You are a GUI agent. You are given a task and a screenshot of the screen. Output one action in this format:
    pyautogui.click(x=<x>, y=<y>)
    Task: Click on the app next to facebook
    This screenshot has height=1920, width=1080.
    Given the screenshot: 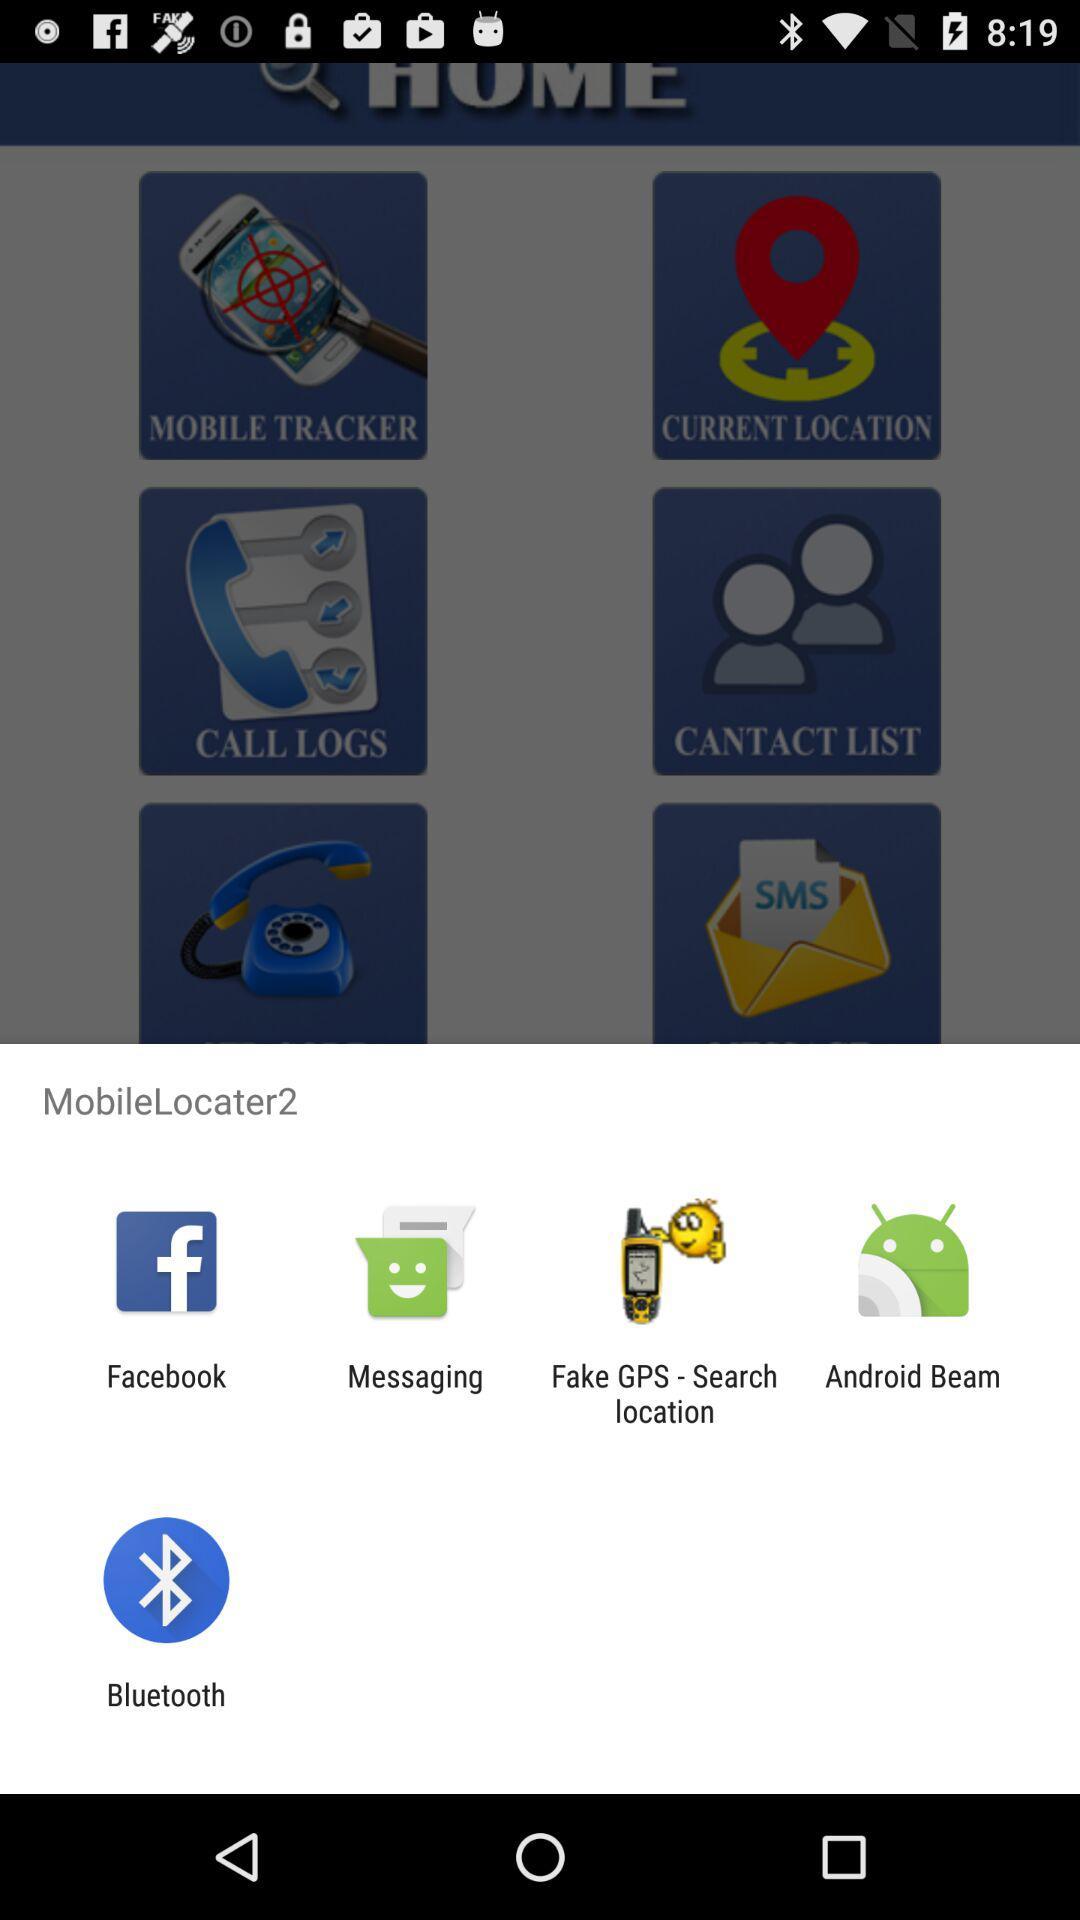 What is the action you would take?
    pyautogui.click(x=414, y=1392)
    